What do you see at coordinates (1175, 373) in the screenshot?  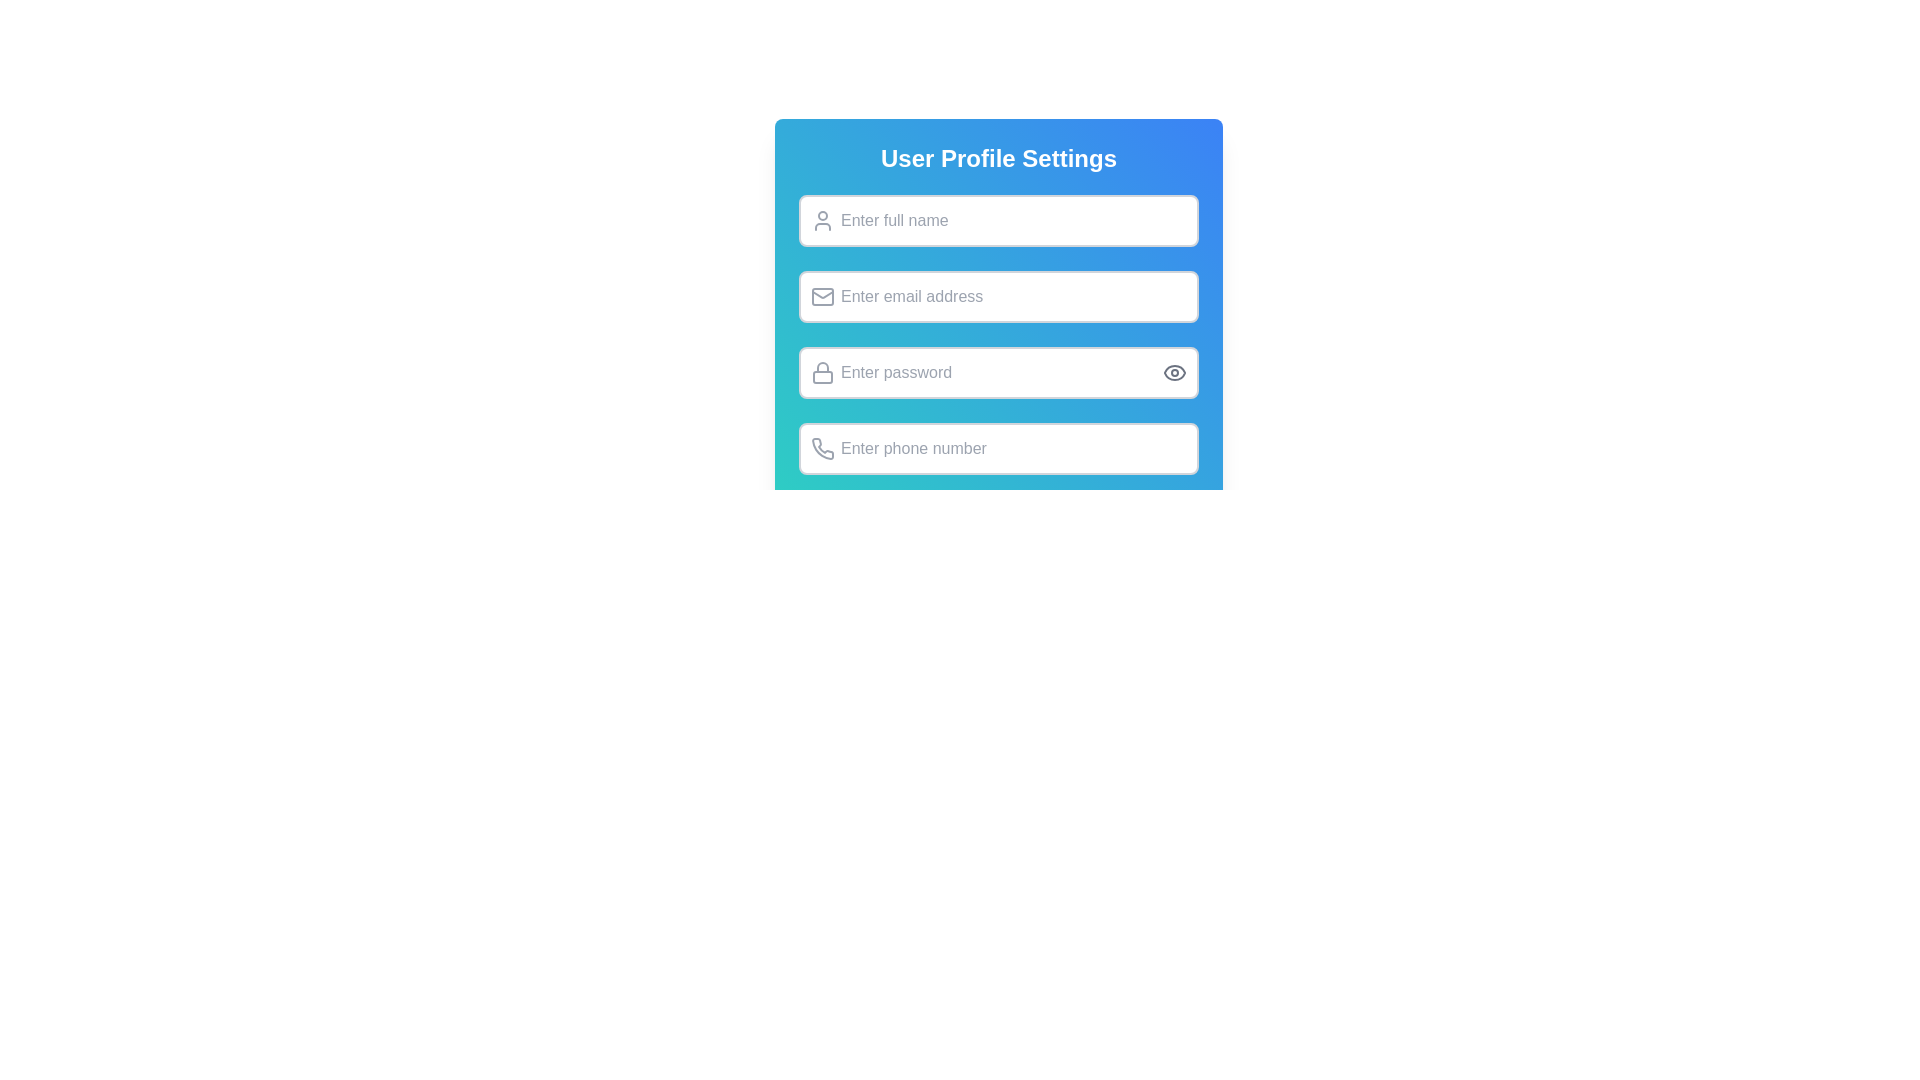 I see `the eye icon button that toggles the visibility of the password text` at bounding box center [1175, 373].